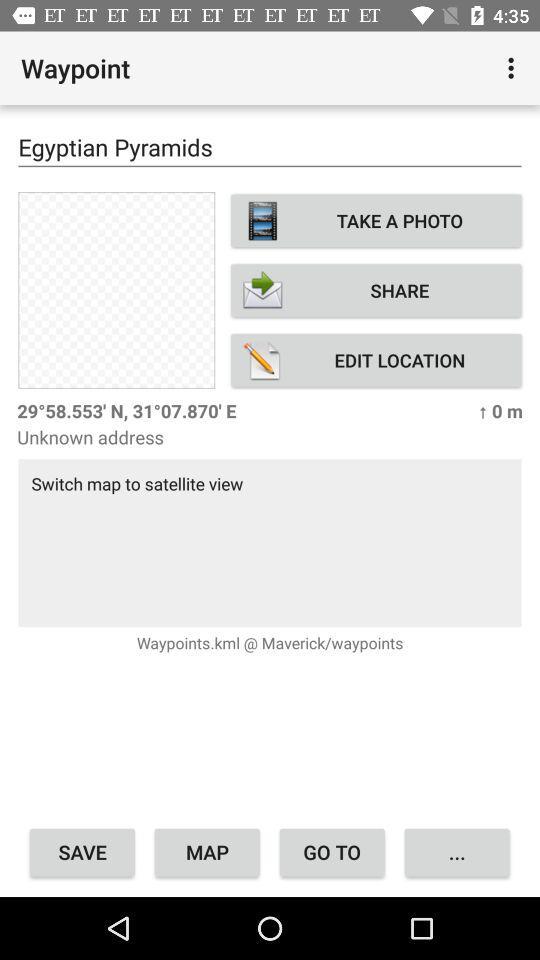 Image resolution: width=540 pixels, height=960 pixels. Describe the element at coordinates (116, 289) in the screenshot. I see `the item above the 29 58 553` at that location.